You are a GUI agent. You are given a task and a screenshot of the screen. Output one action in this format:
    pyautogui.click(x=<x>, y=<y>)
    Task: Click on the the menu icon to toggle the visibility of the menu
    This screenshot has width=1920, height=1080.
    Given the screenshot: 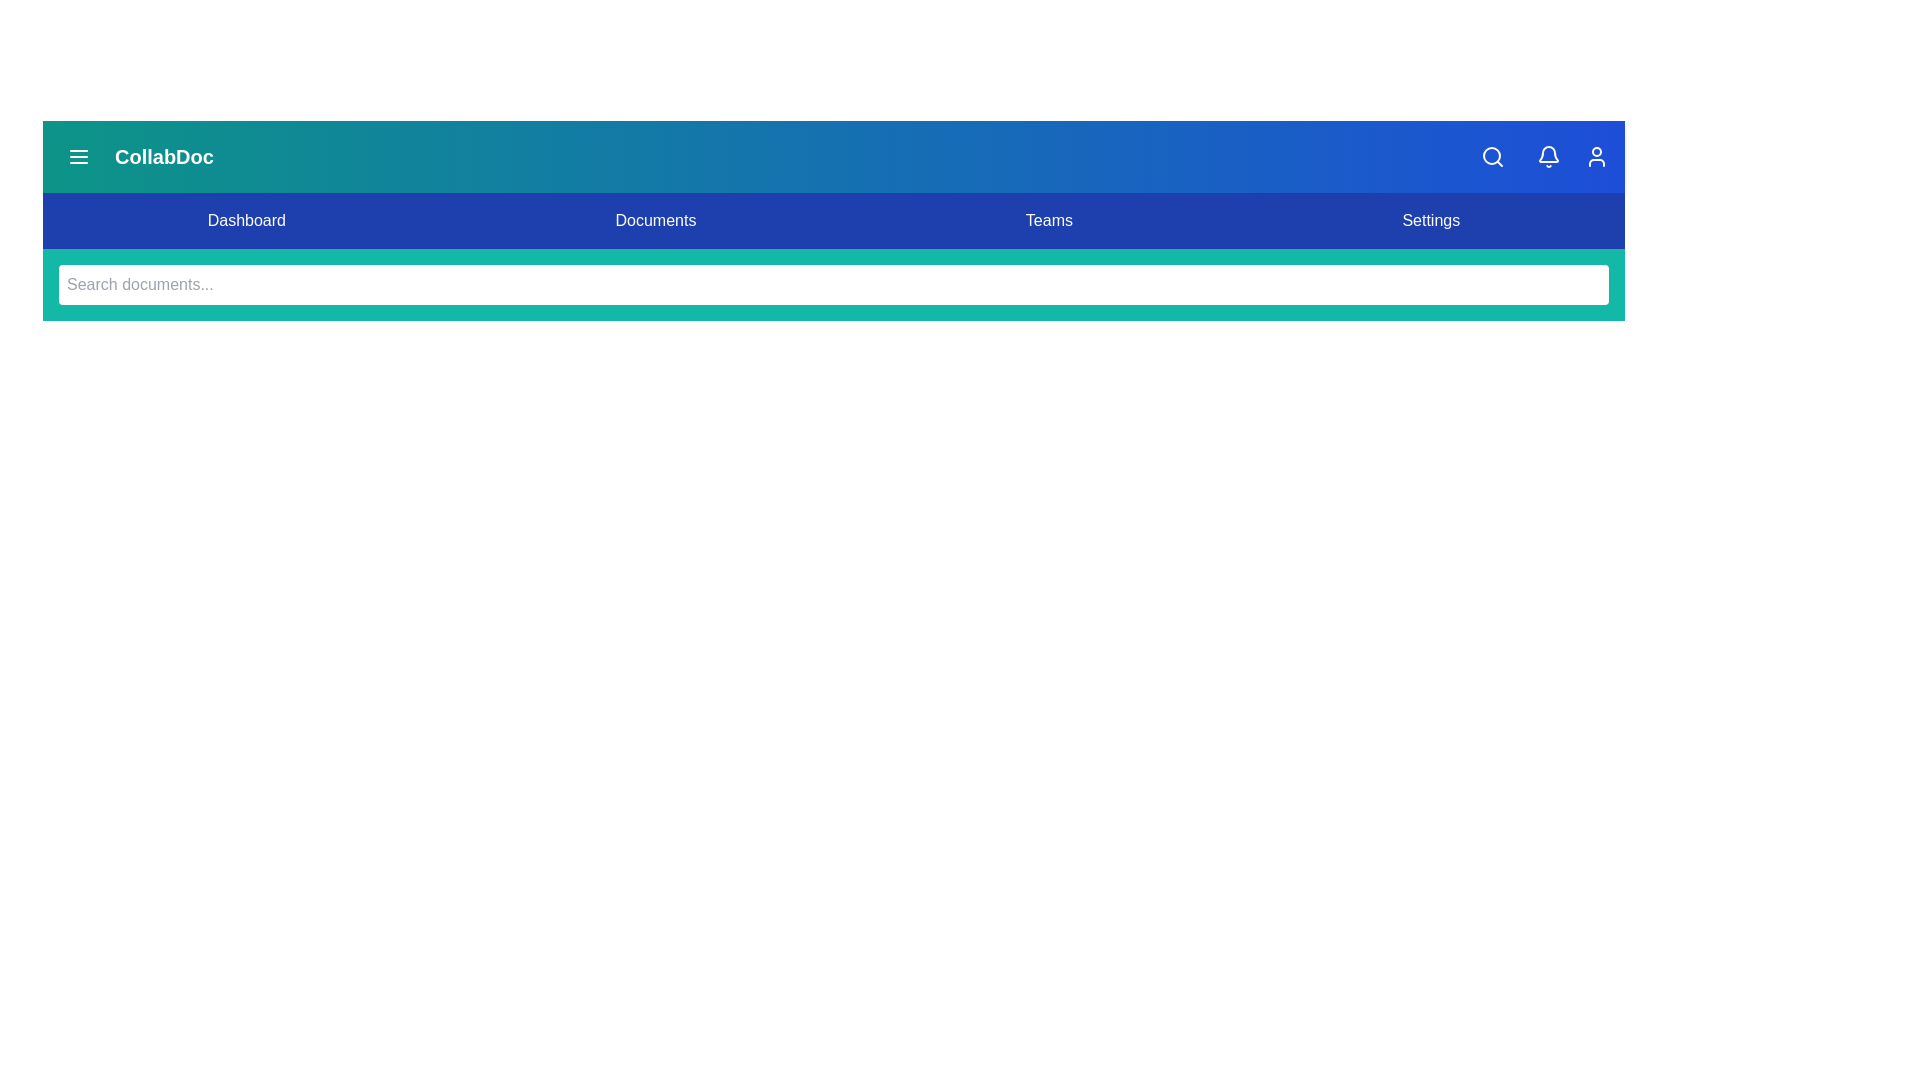 What is the action you would take?
    pyautogui.click(x=78, y=156)
    